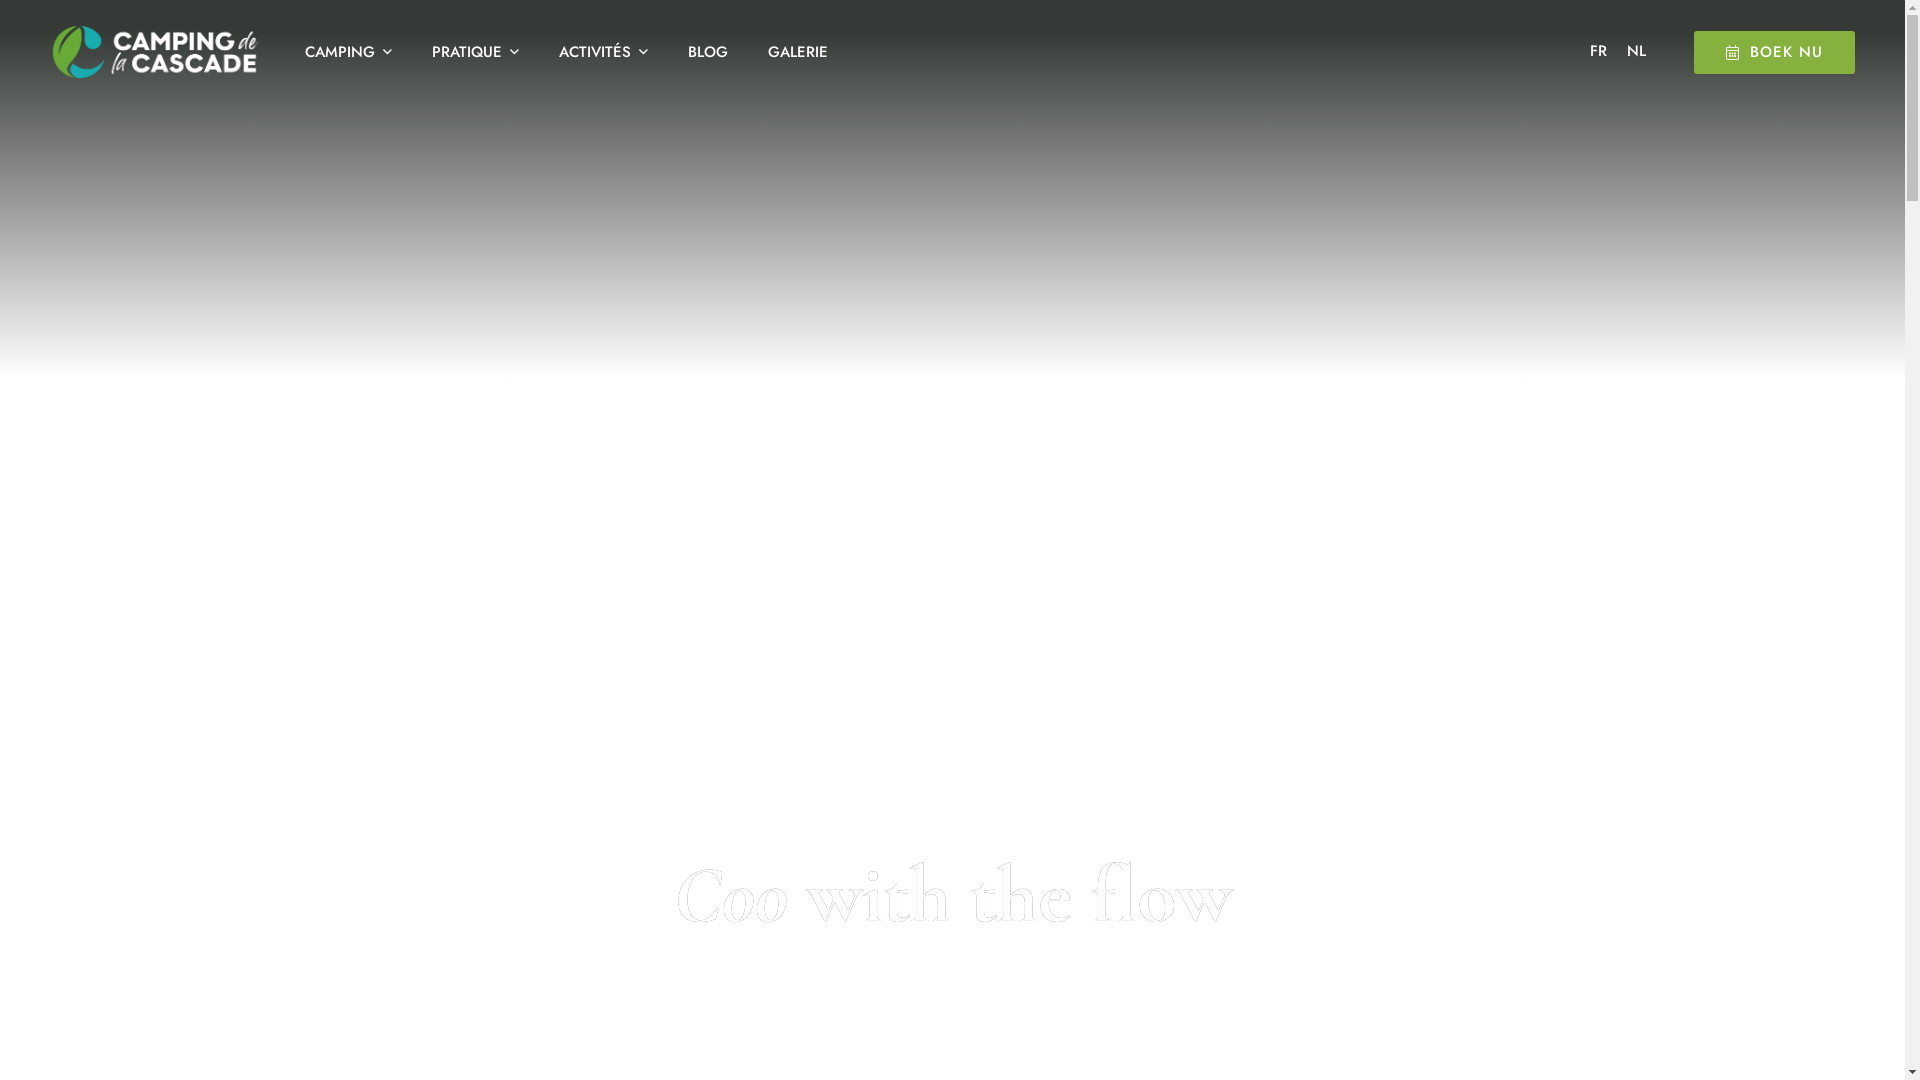 The width and height of the screenshot is (1920, 1080). I want to click on 'PRATIQUE', so click(474, 50).